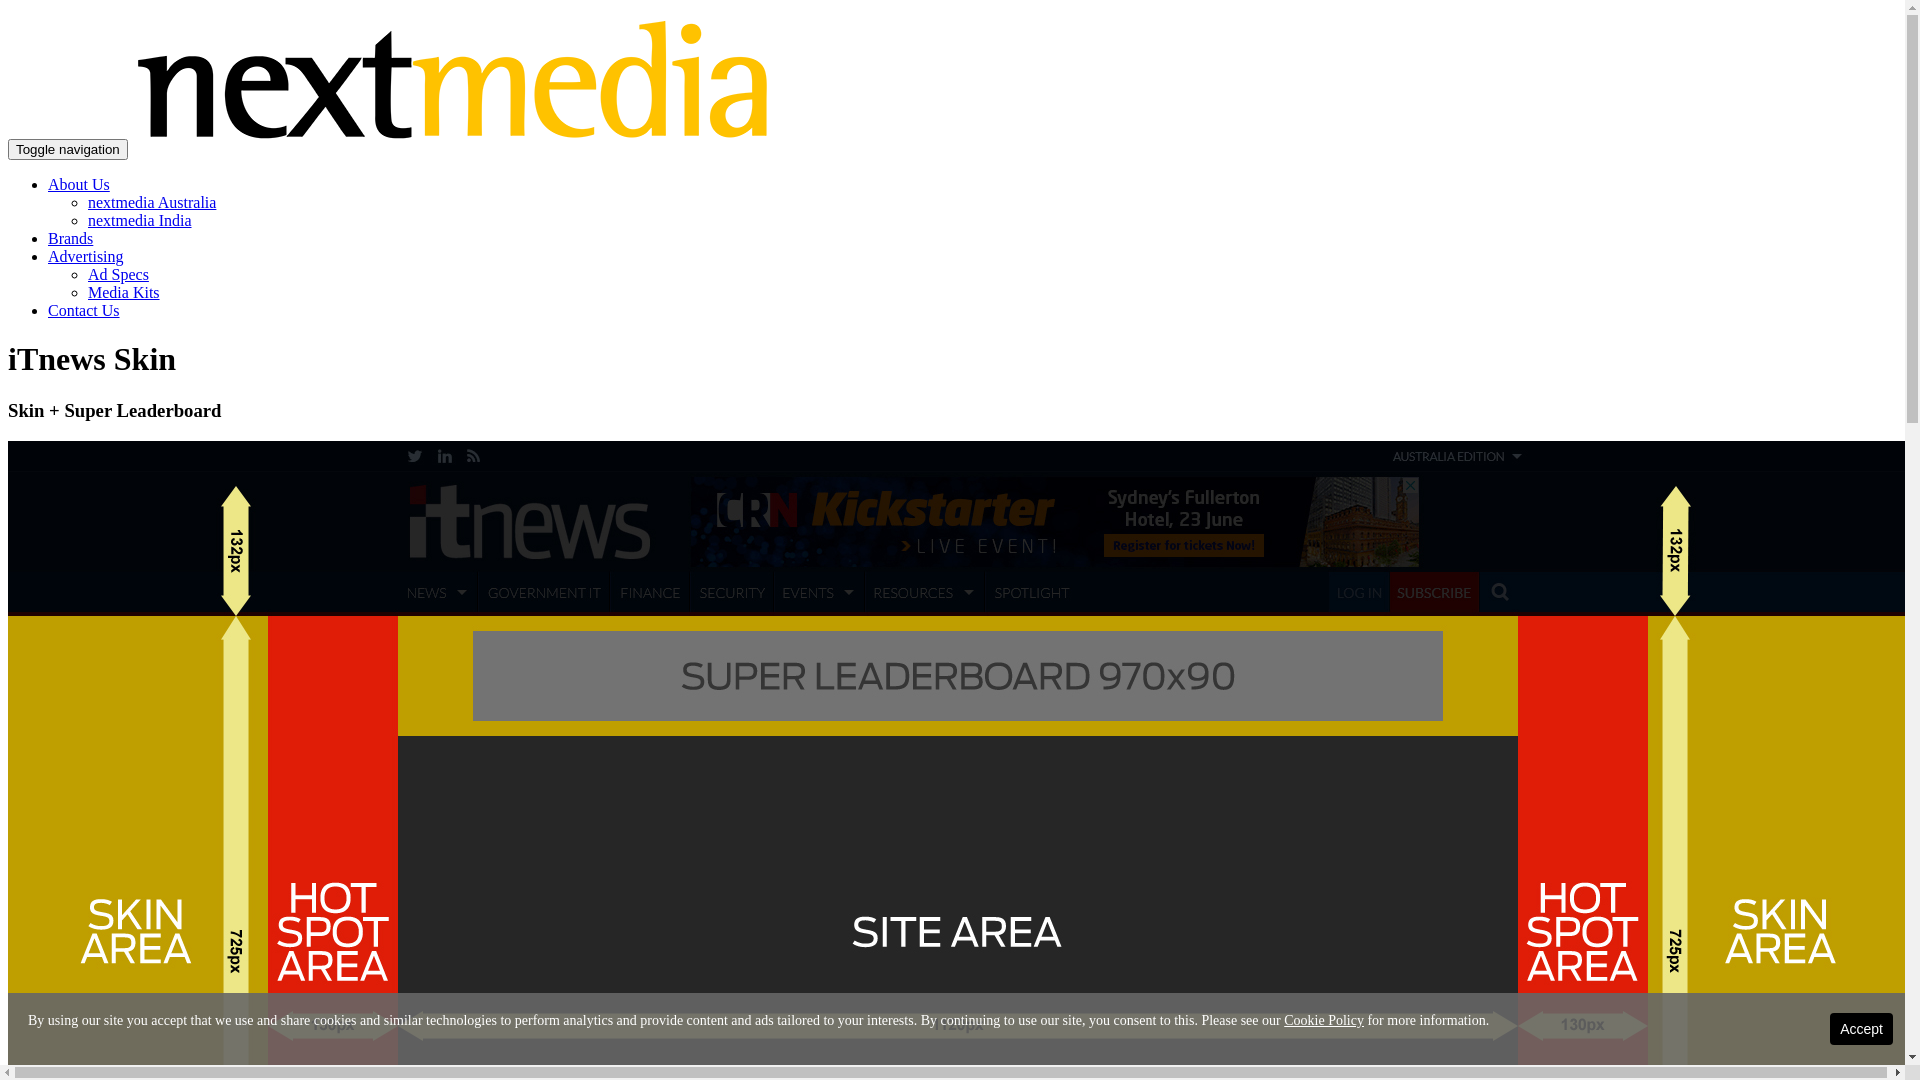 The height and width of the screenshot is (1080, 1920). I want to click on 'Contact Us', so click(48, 310).